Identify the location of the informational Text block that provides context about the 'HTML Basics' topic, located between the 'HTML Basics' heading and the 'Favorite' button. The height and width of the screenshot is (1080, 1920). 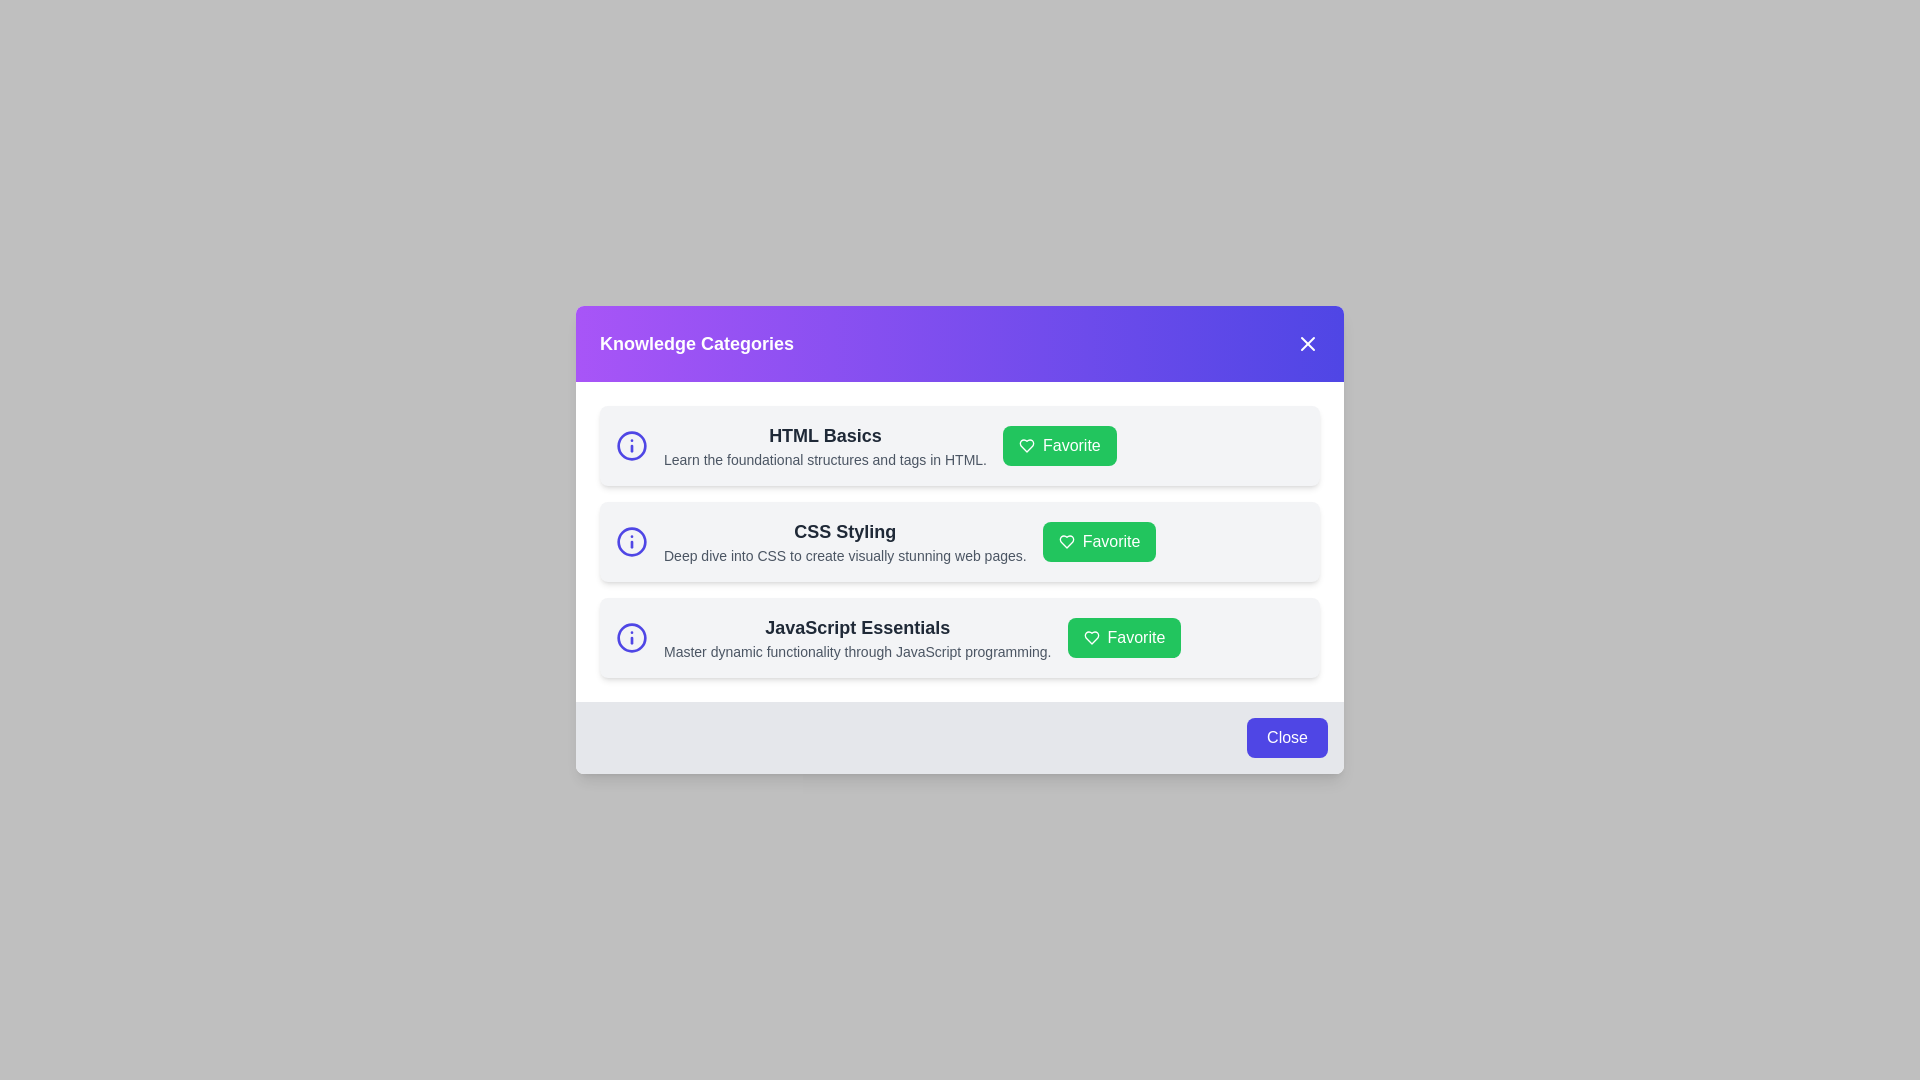
(825, 459).